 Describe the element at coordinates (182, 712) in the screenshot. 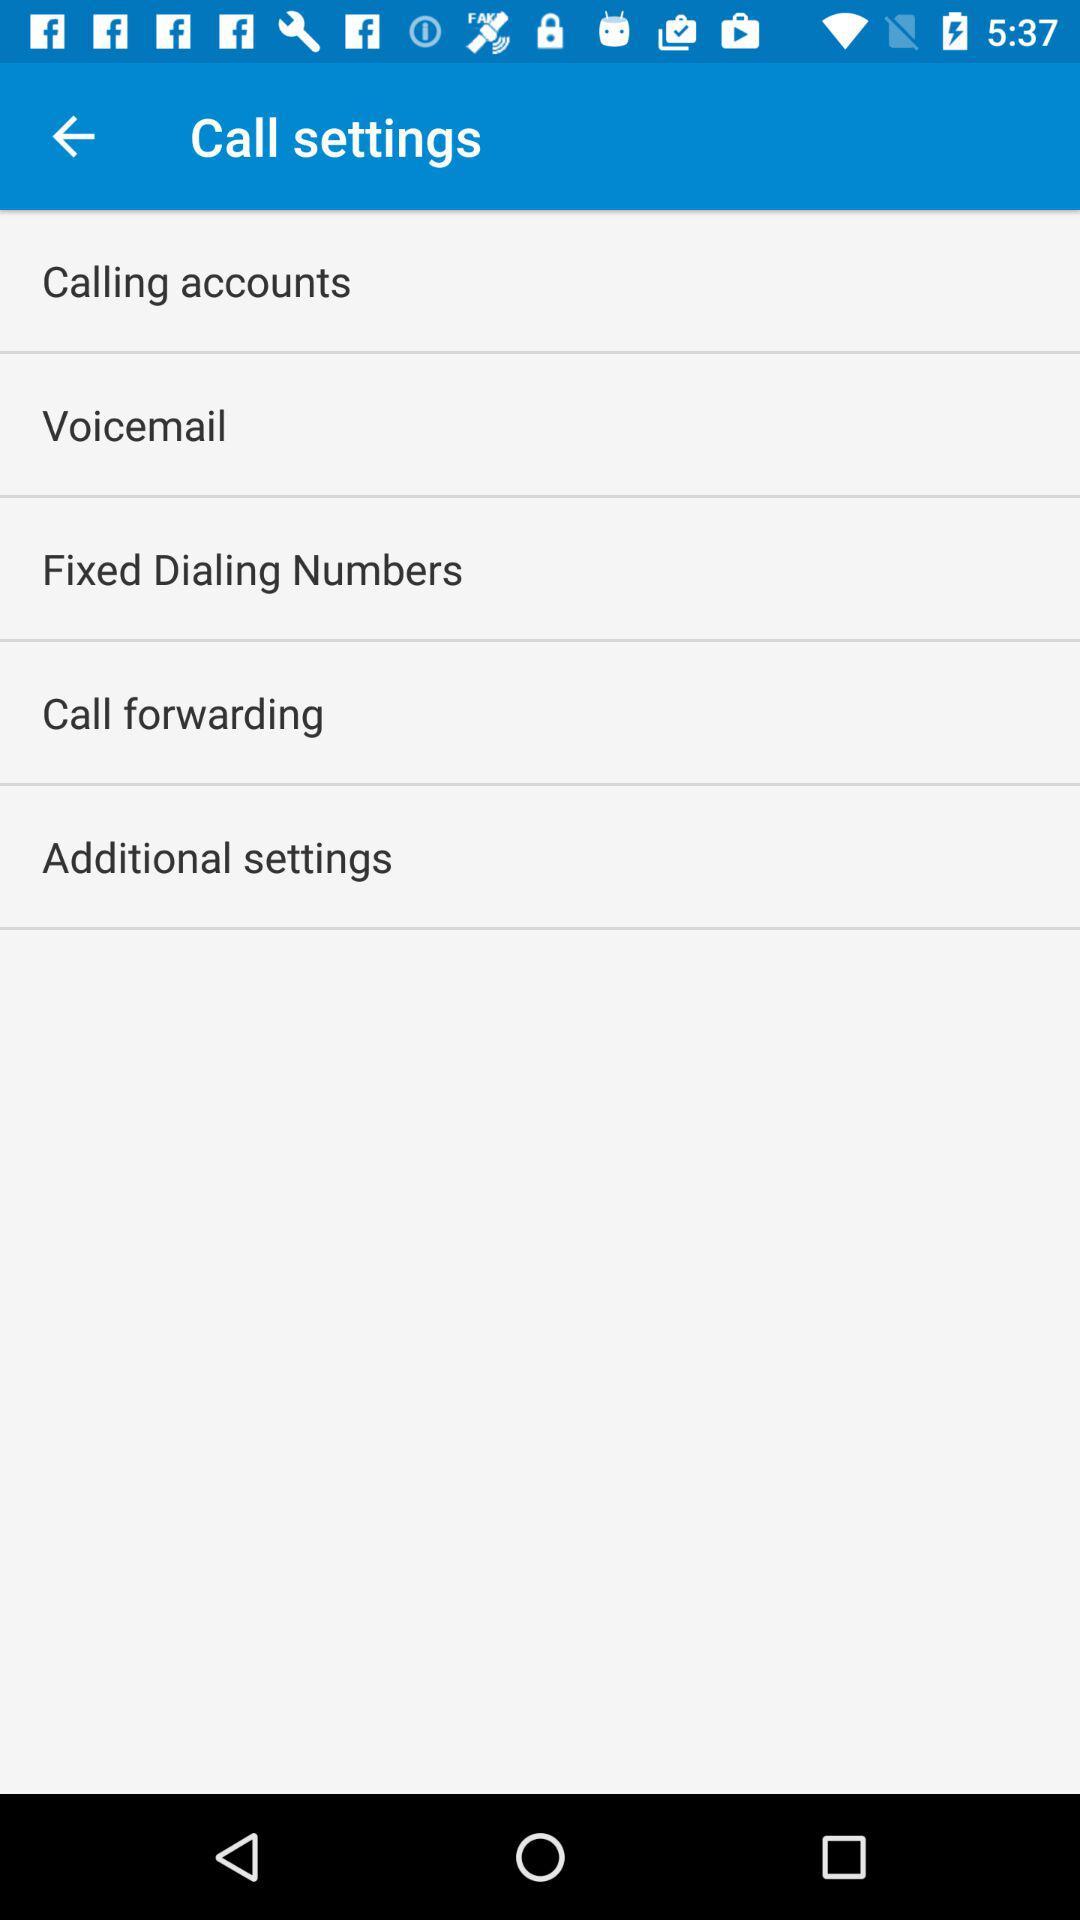

I see `the icon above the additional settings icon` at that location.